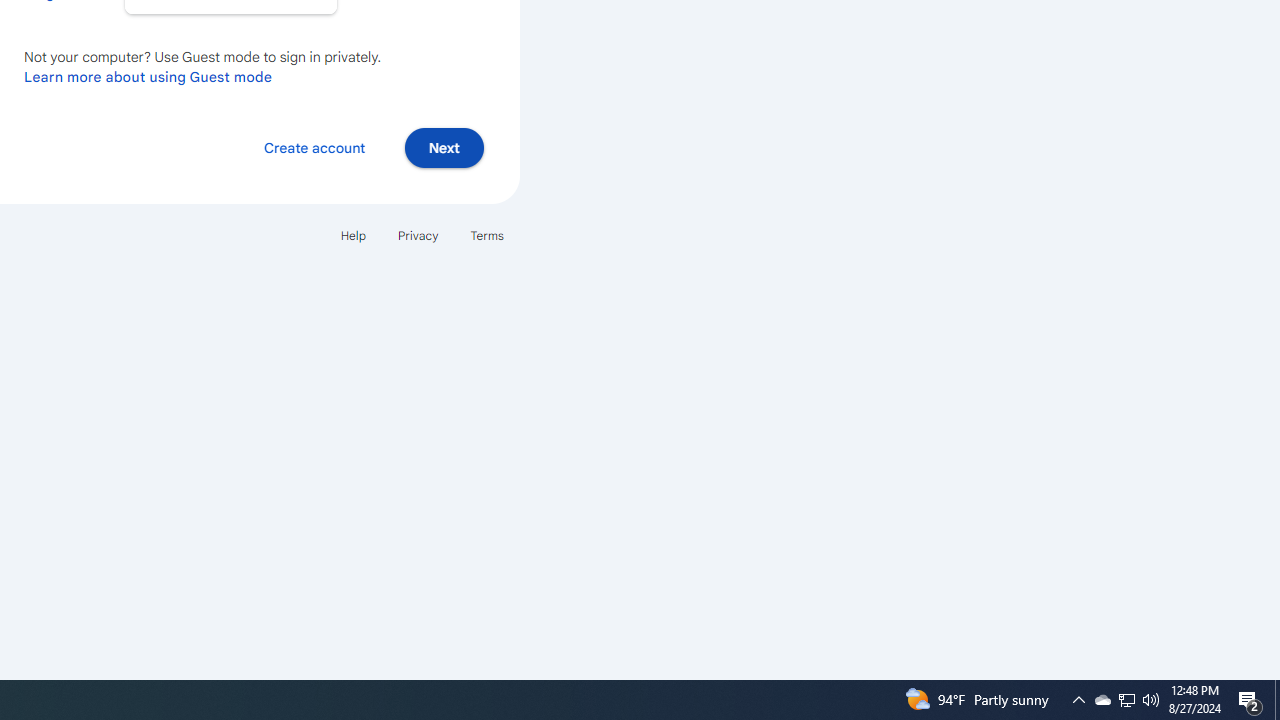 The width and height of the screenshot is (1280, 720). I want to click on 'Learn more about using Guest mode', so click(147, 75).